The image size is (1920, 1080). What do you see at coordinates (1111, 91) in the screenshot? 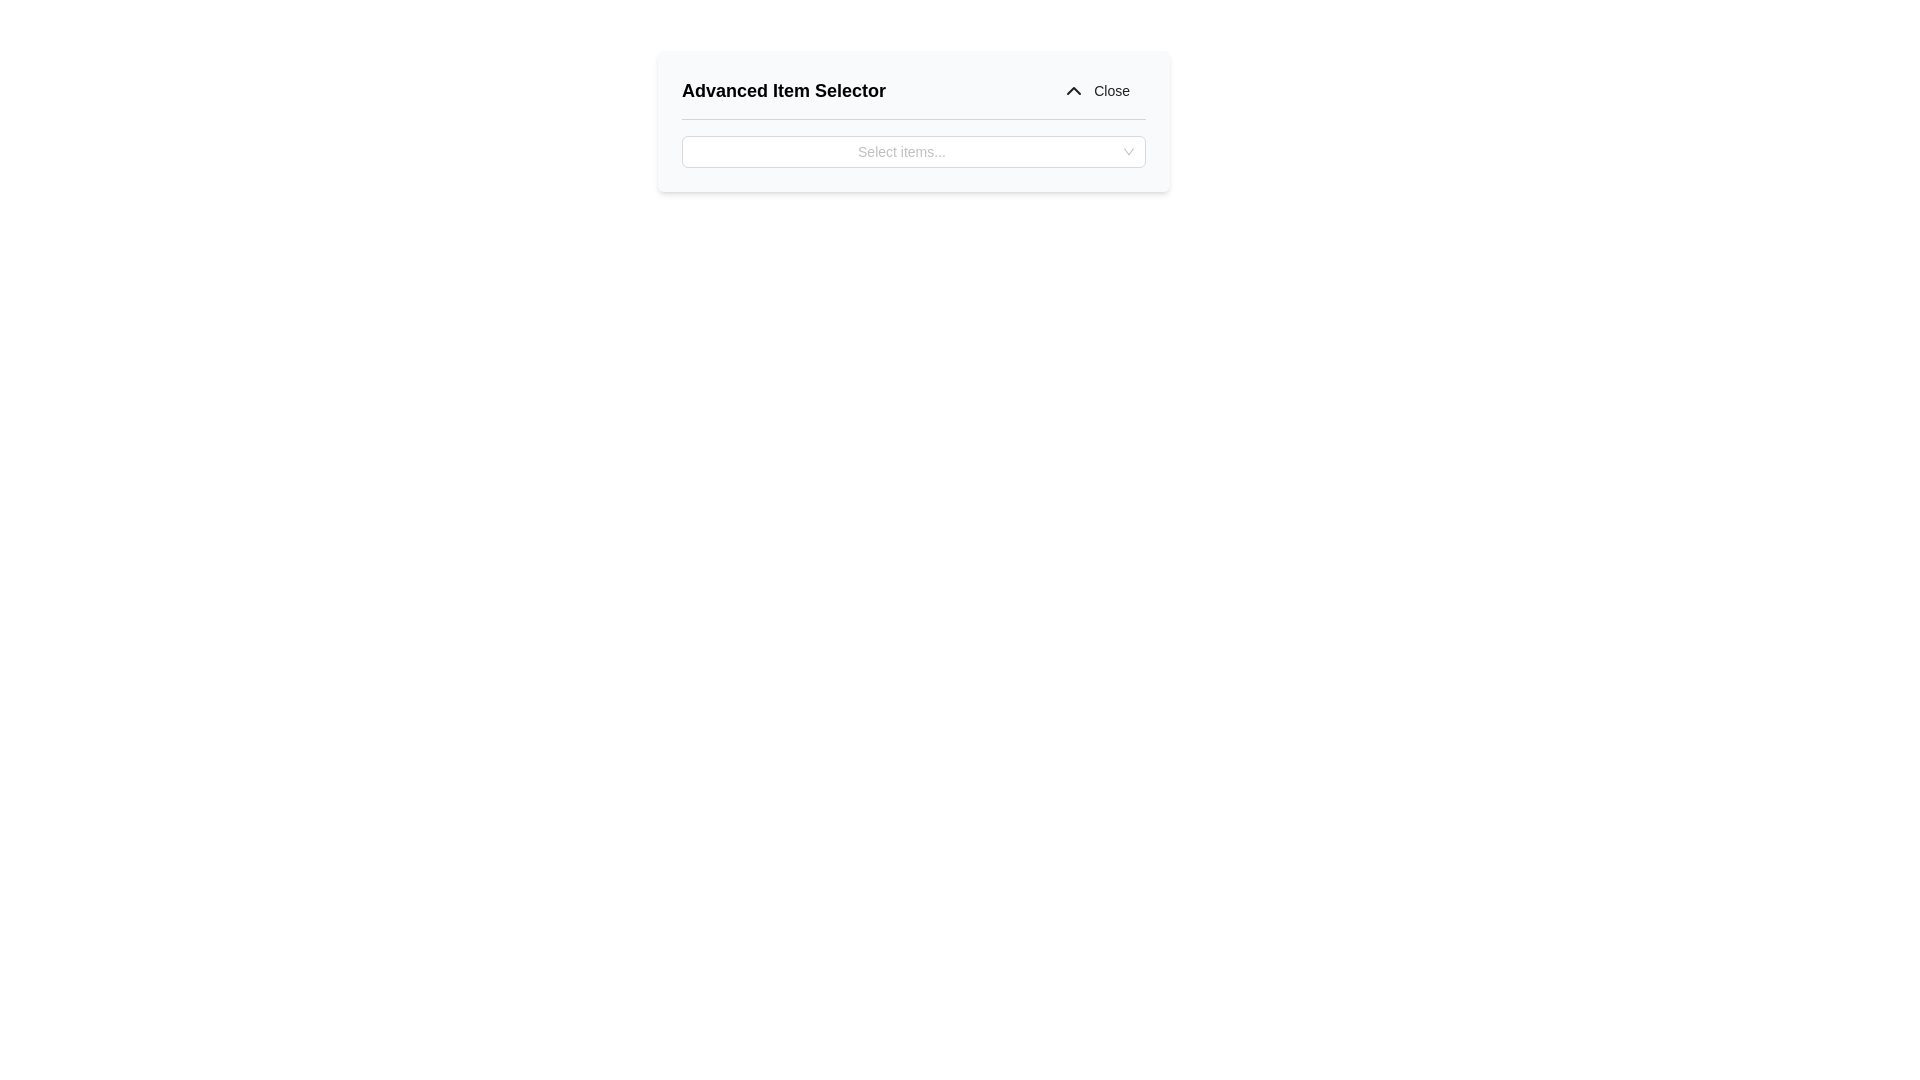
I see `the 'Close' button located at the upper right corner of the 'Advanced Item Selector' component for keyboard navigation` at bounding box center [1111, 91].